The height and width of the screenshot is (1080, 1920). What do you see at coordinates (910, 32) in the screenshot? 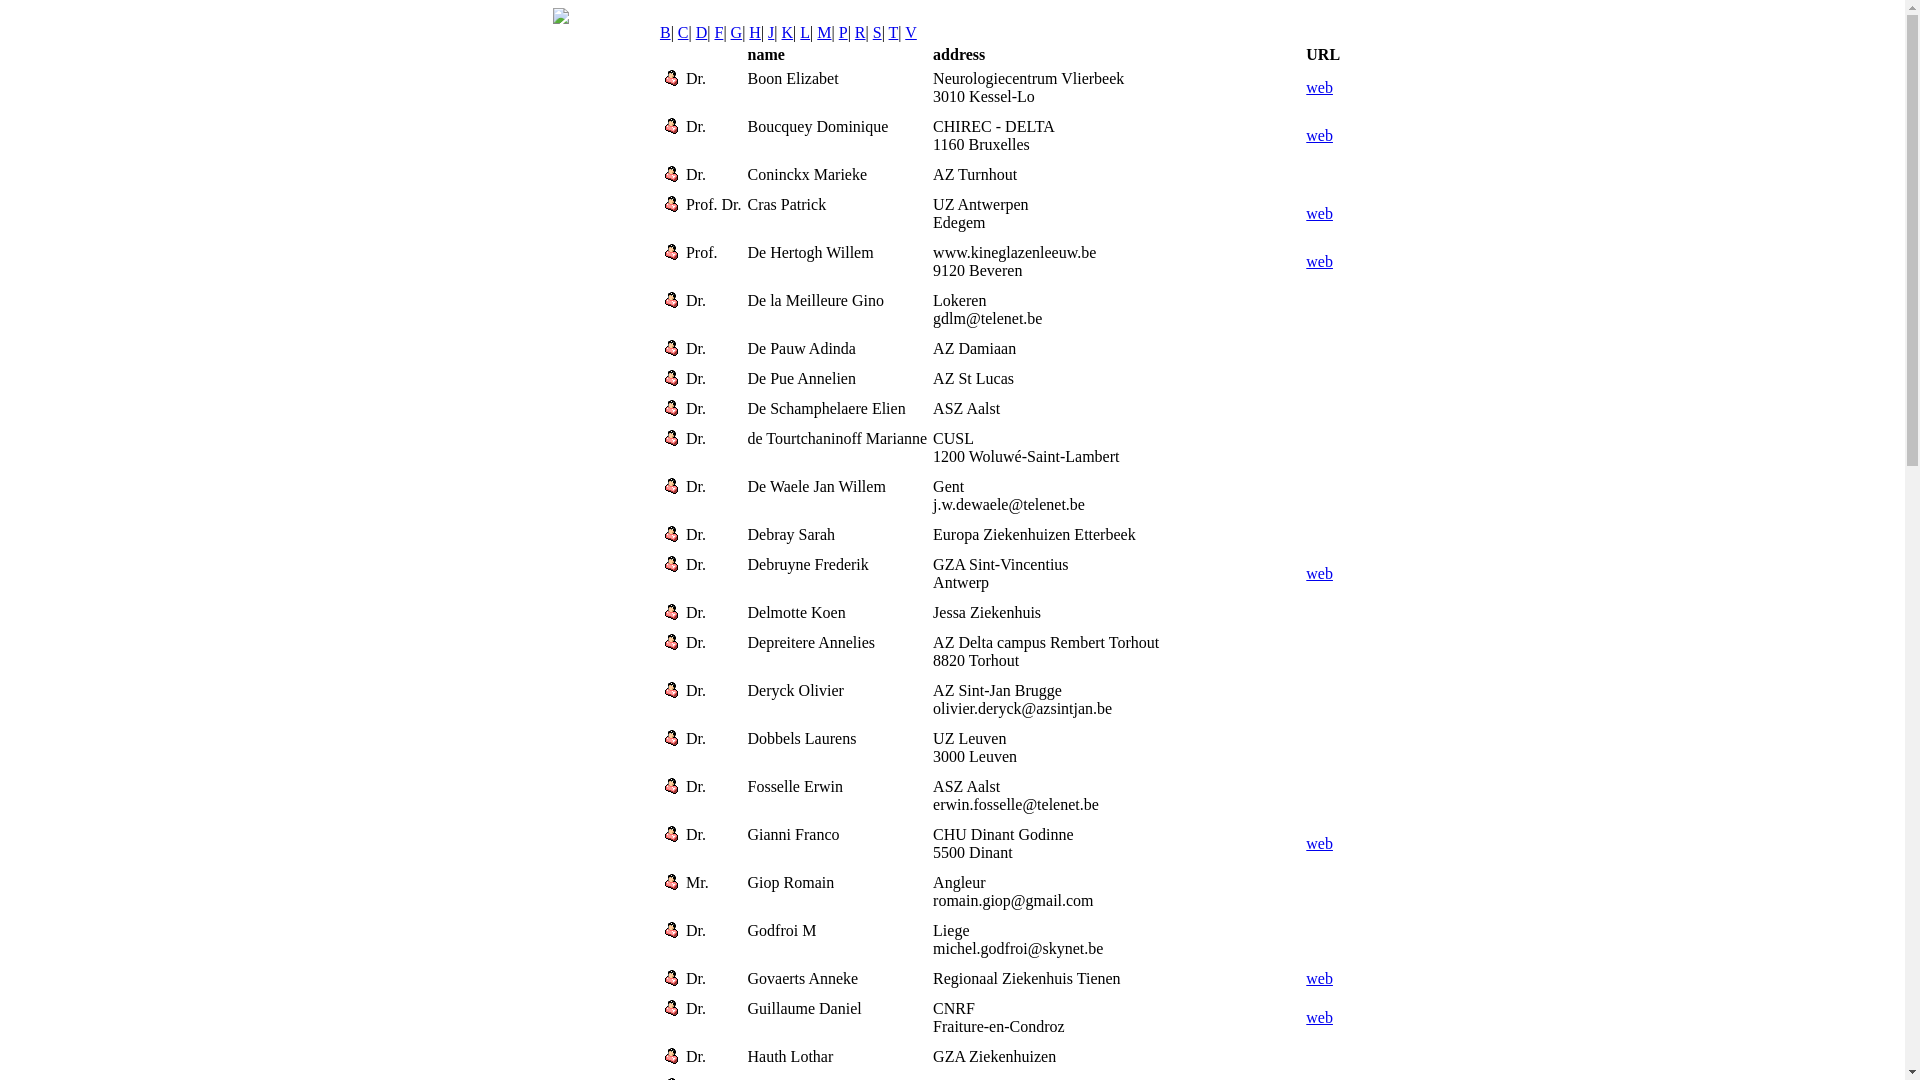
I see `'V'` at bounding box center [910, 32].